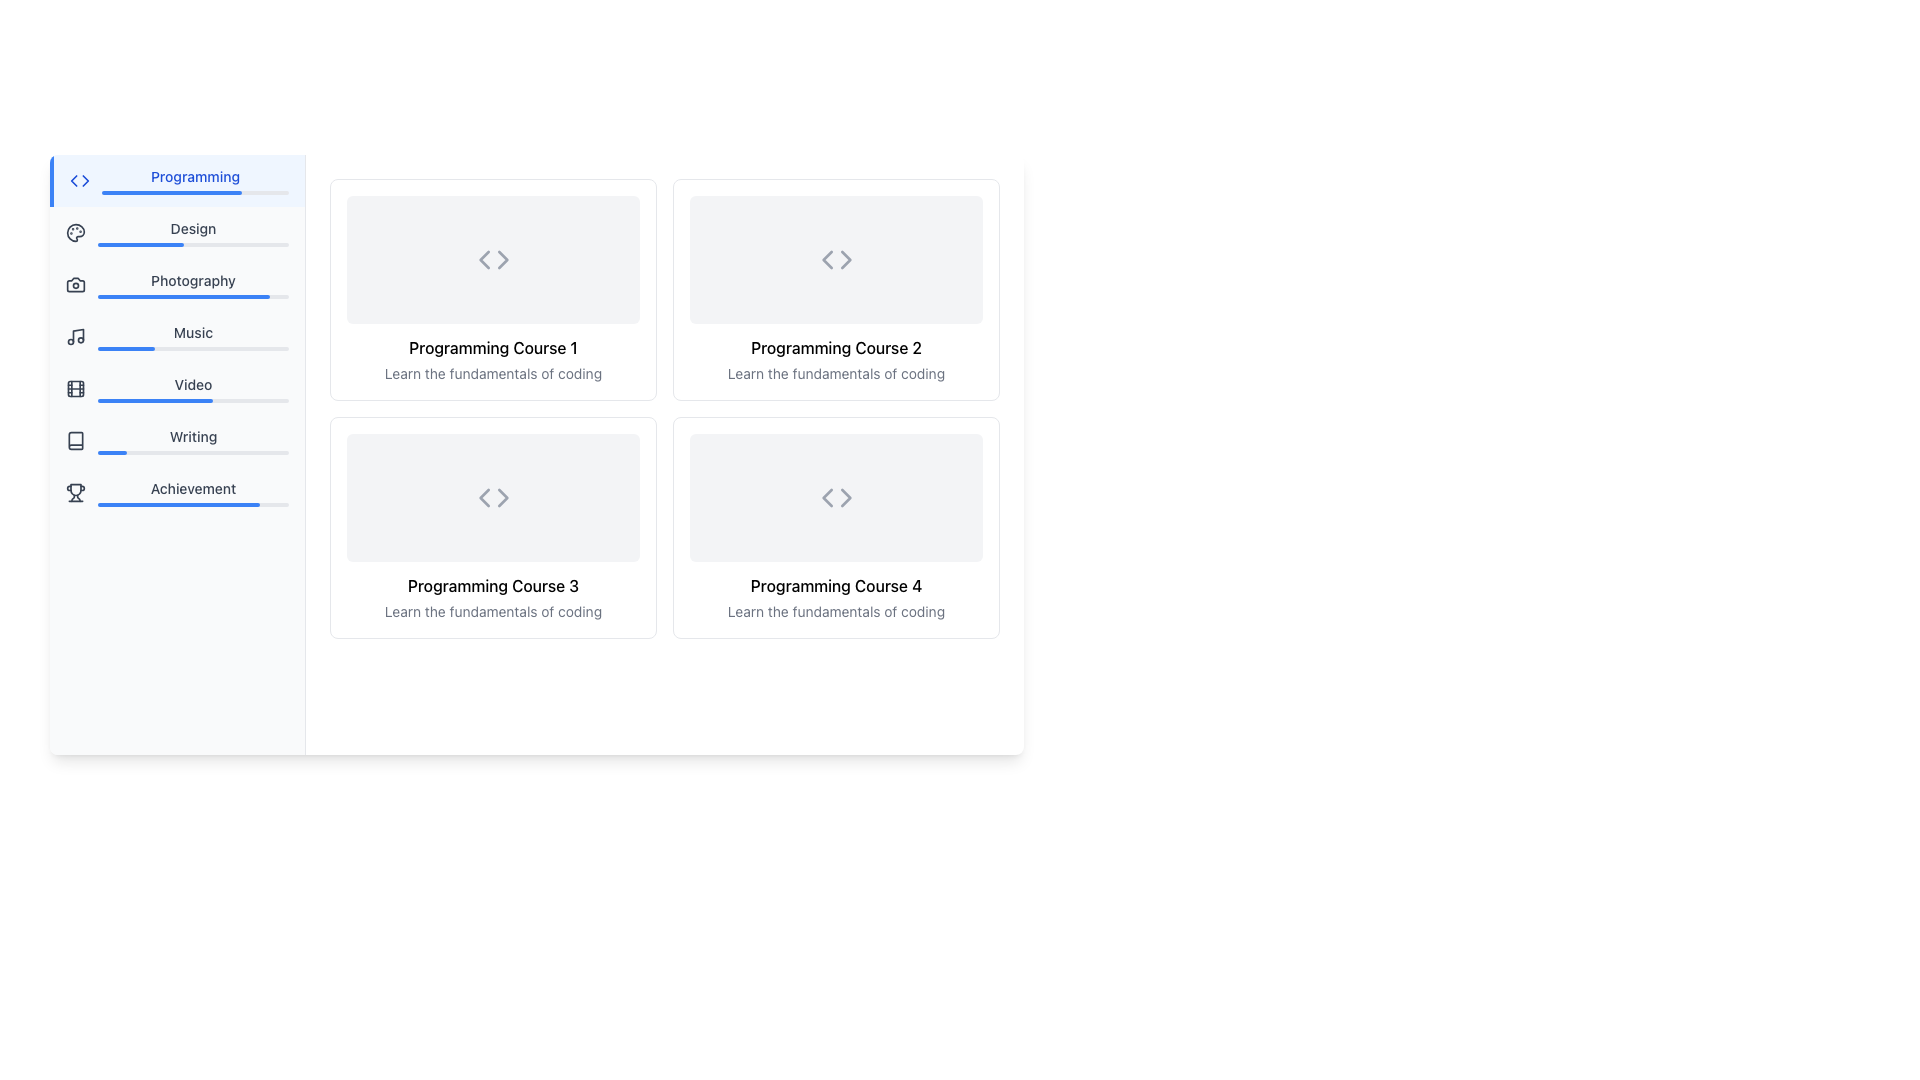 The width and height of the screenshot is (1920, 1080). Describe the element at coordinates (178, 401) in the screenshot. I see `the progress bar` at that location.